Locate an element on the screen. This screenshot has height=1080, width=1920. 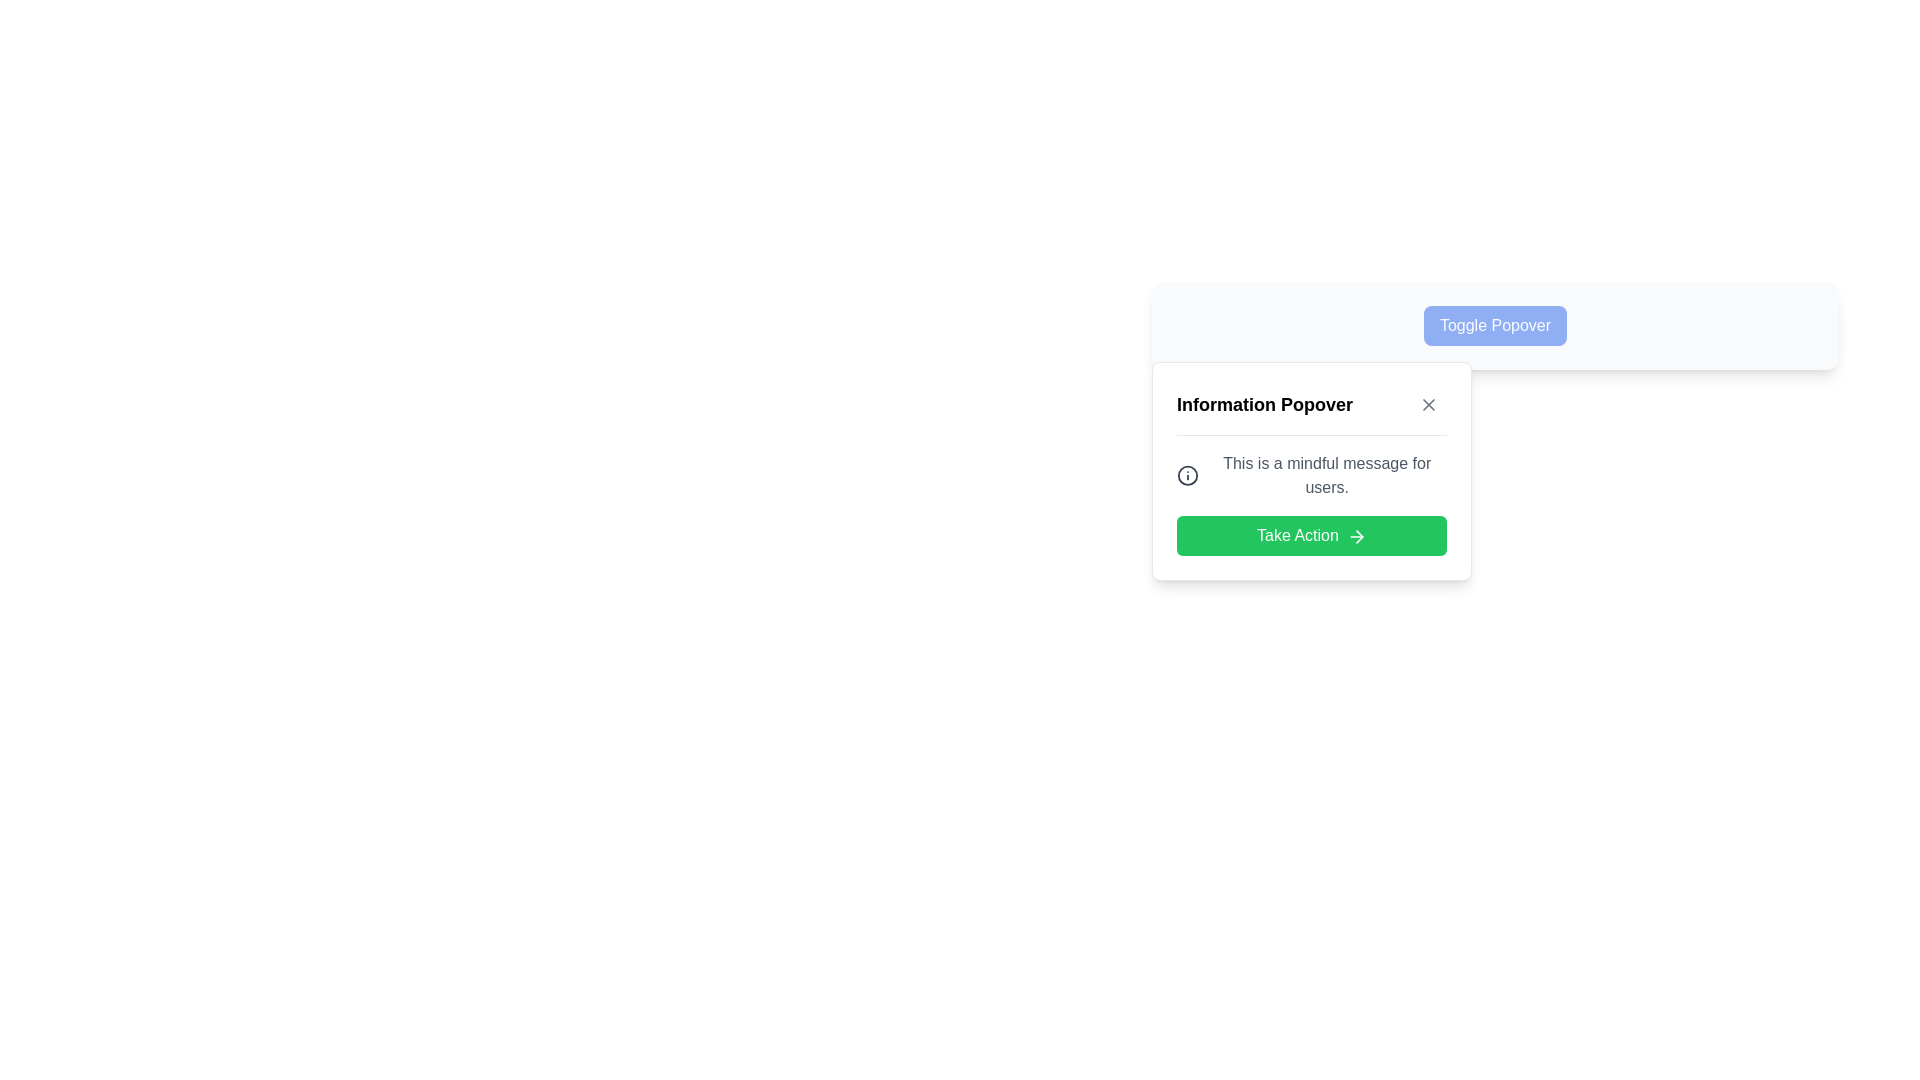
the static informational text with the message 'This is a mindful message for users.' and accompanying info icon located within the 'Information Popover' is located at coordinates (1311, 475).